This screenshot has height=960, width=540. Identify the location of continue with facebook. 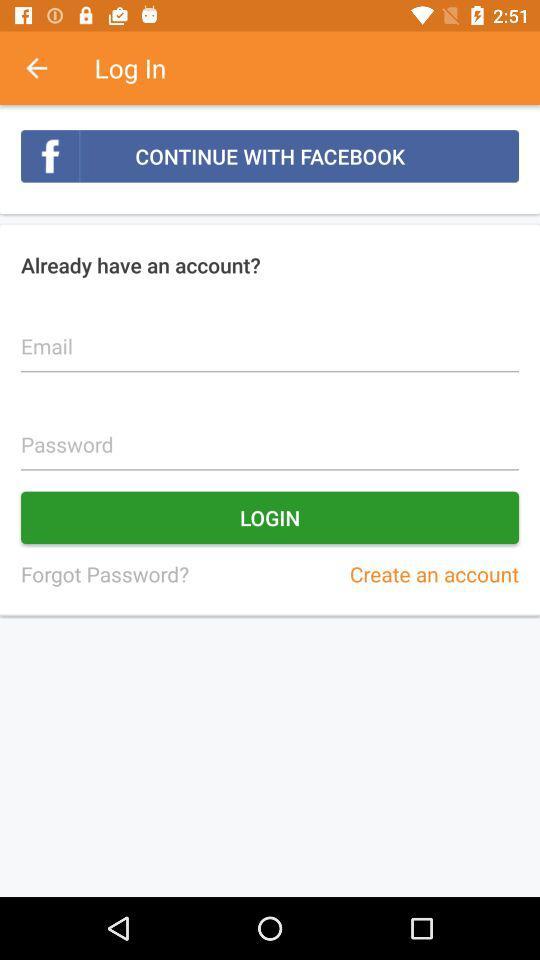
(270, 155).